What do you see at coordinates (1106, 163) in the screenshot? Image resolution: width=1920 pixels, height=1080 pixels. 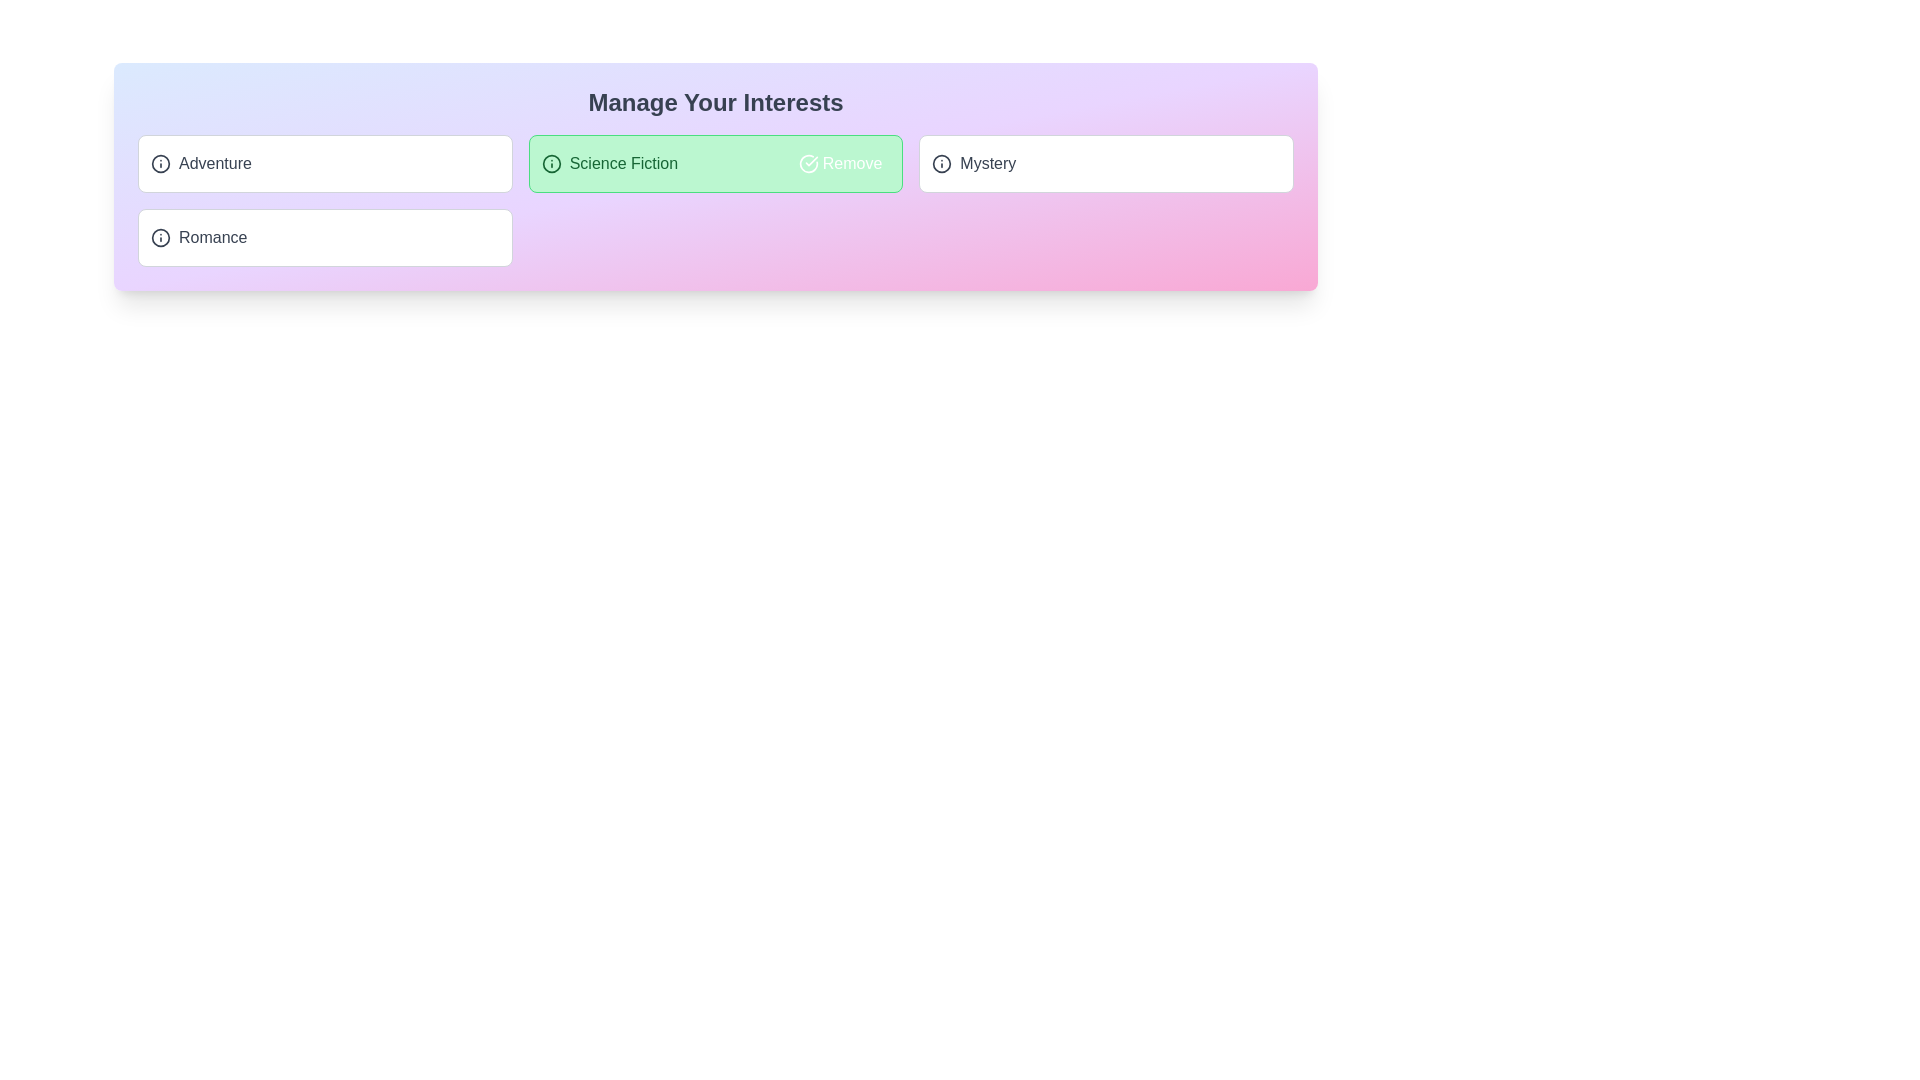 I see `the tag Mystery by clicking on it` at bounding box center [1106, 163].